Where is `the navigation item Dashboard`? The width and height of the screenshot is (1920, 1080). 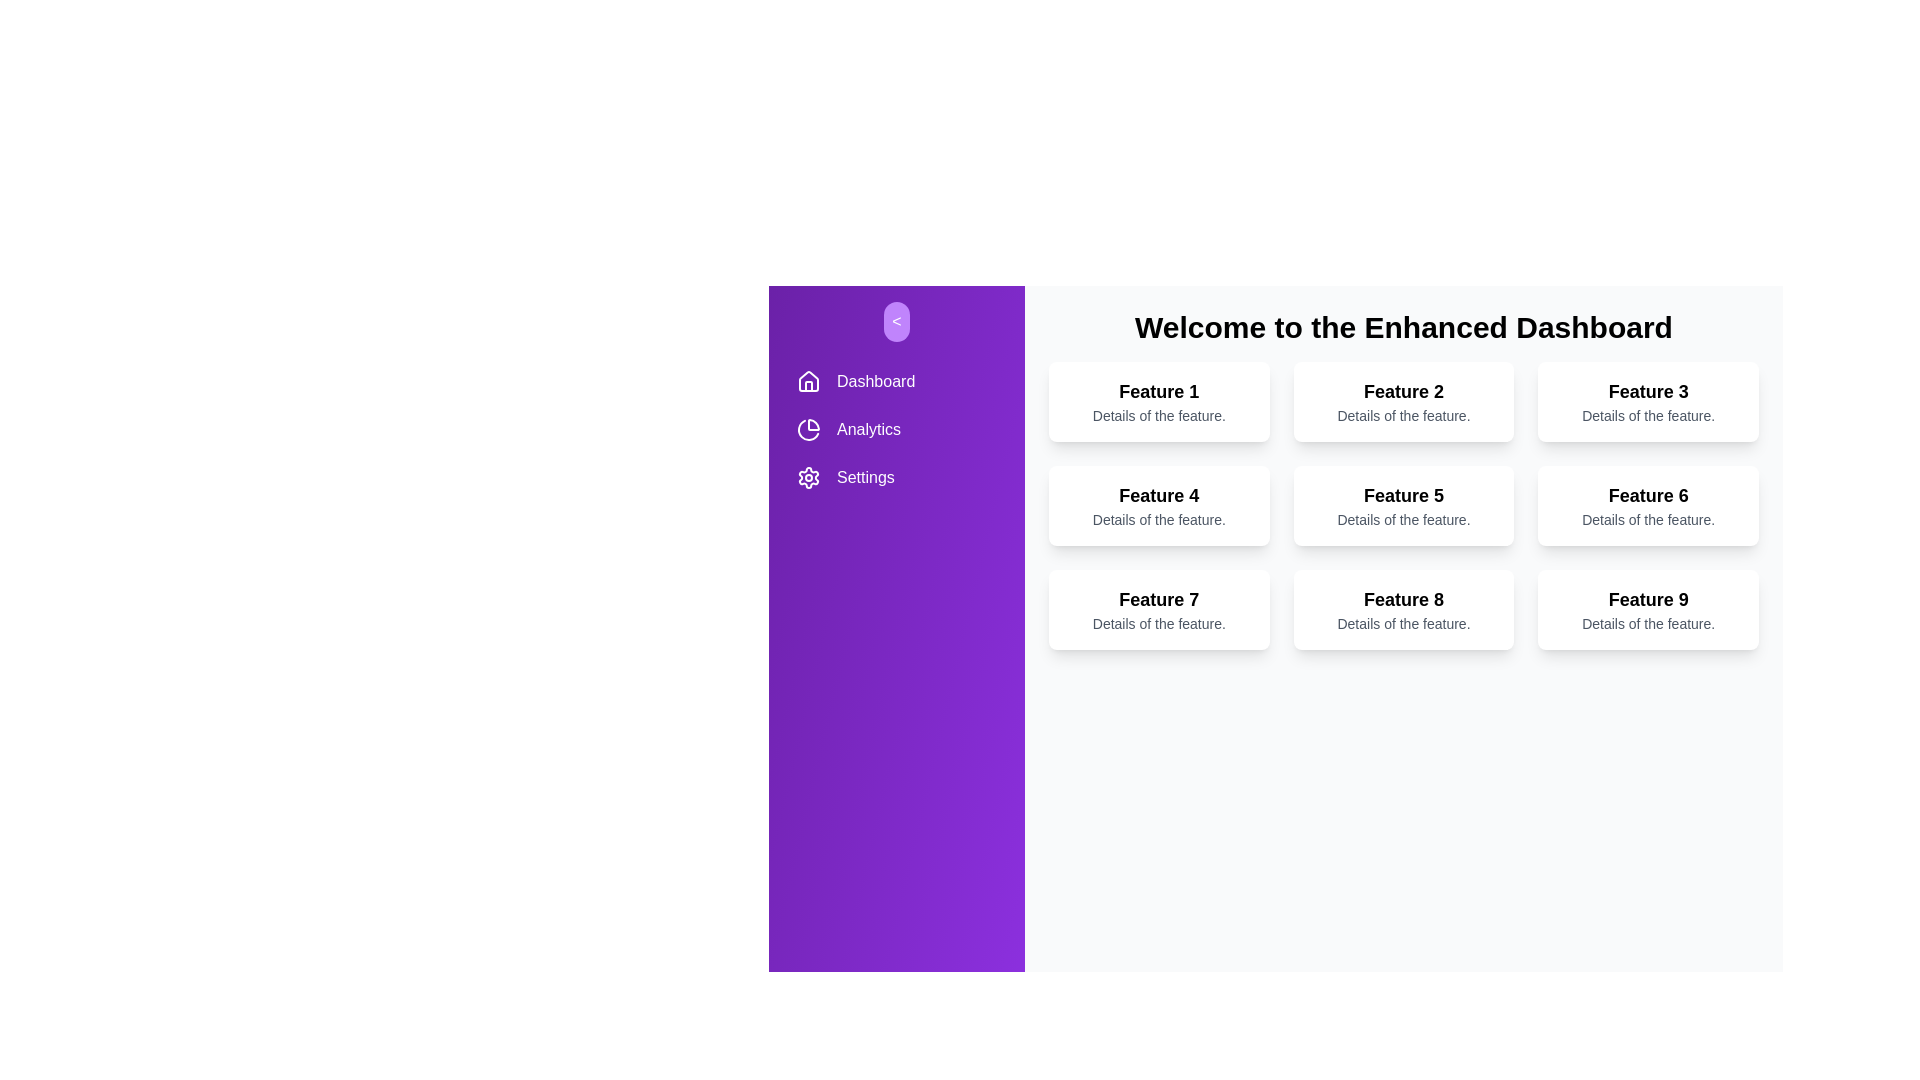 the navigation item Dashboard is located at coordinates (896, 381).